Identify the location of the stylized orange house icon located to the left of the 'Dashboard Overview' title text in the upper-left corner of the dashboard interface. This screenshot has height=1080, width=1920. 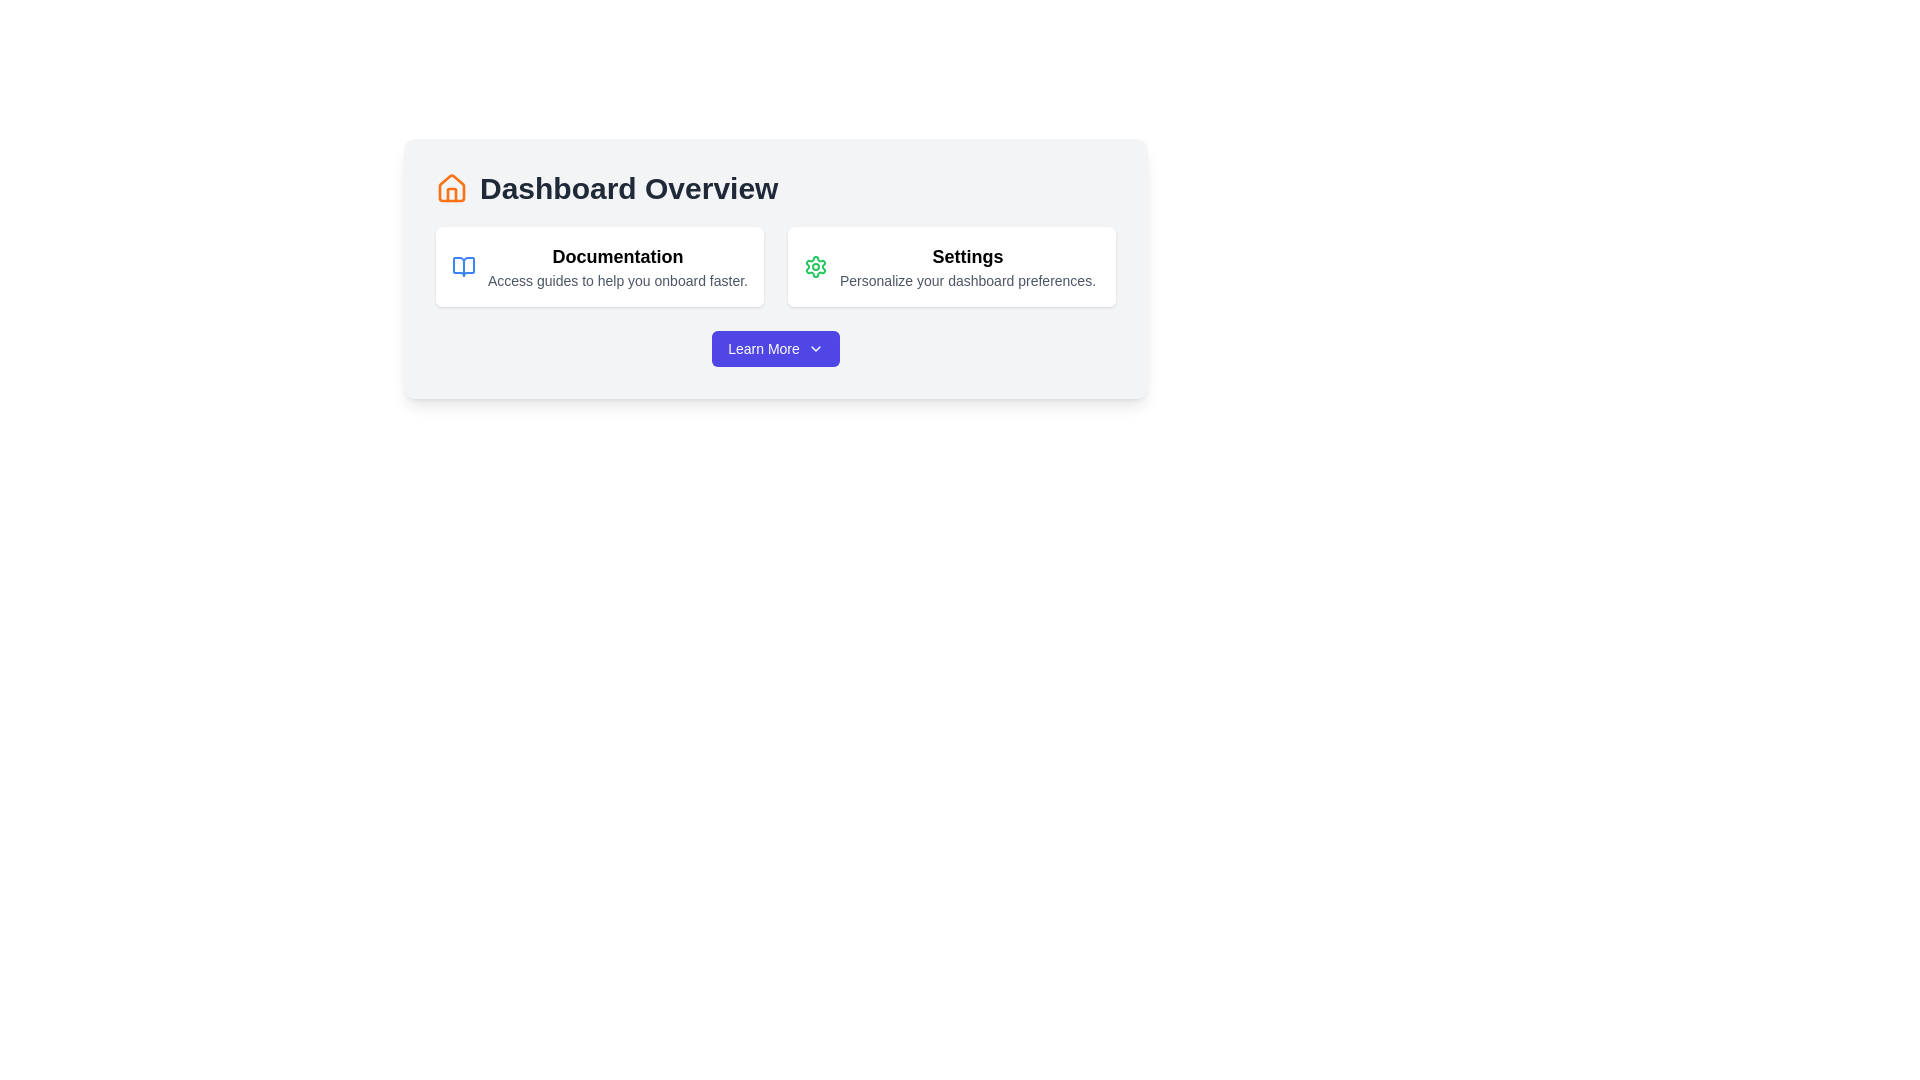
(450, 188).